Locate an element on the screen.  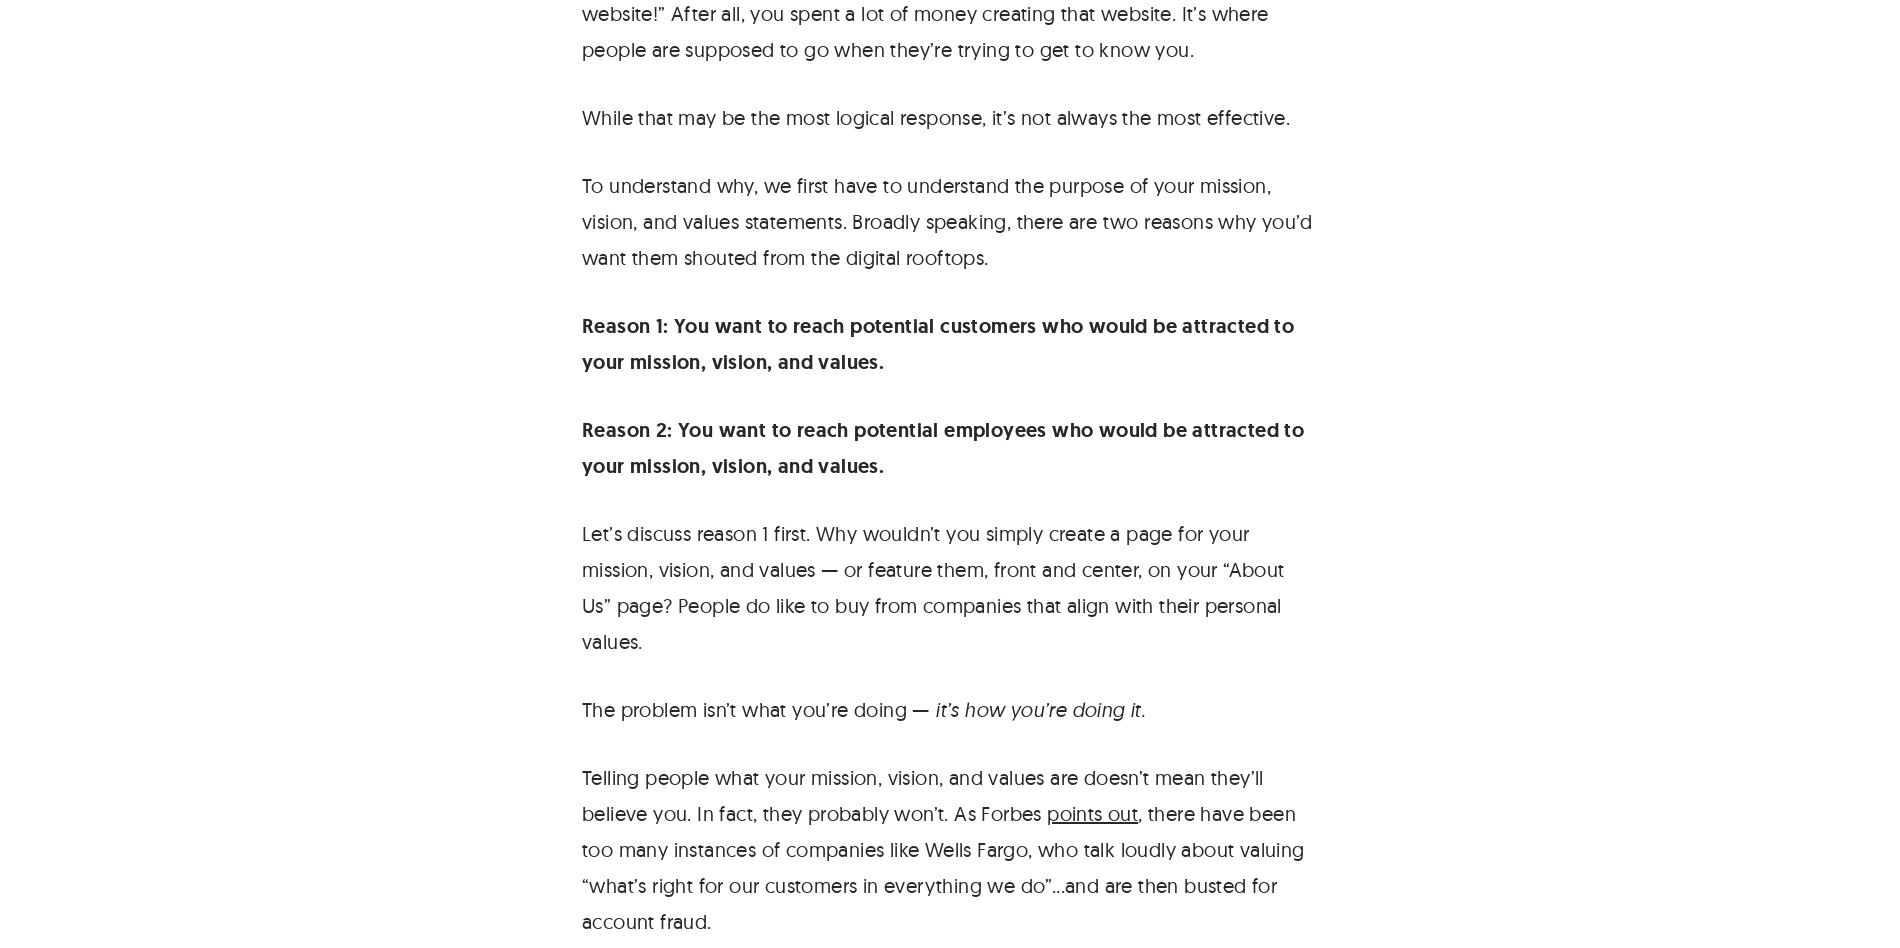
'703.891.0670' is located at coordinates (79, 94).